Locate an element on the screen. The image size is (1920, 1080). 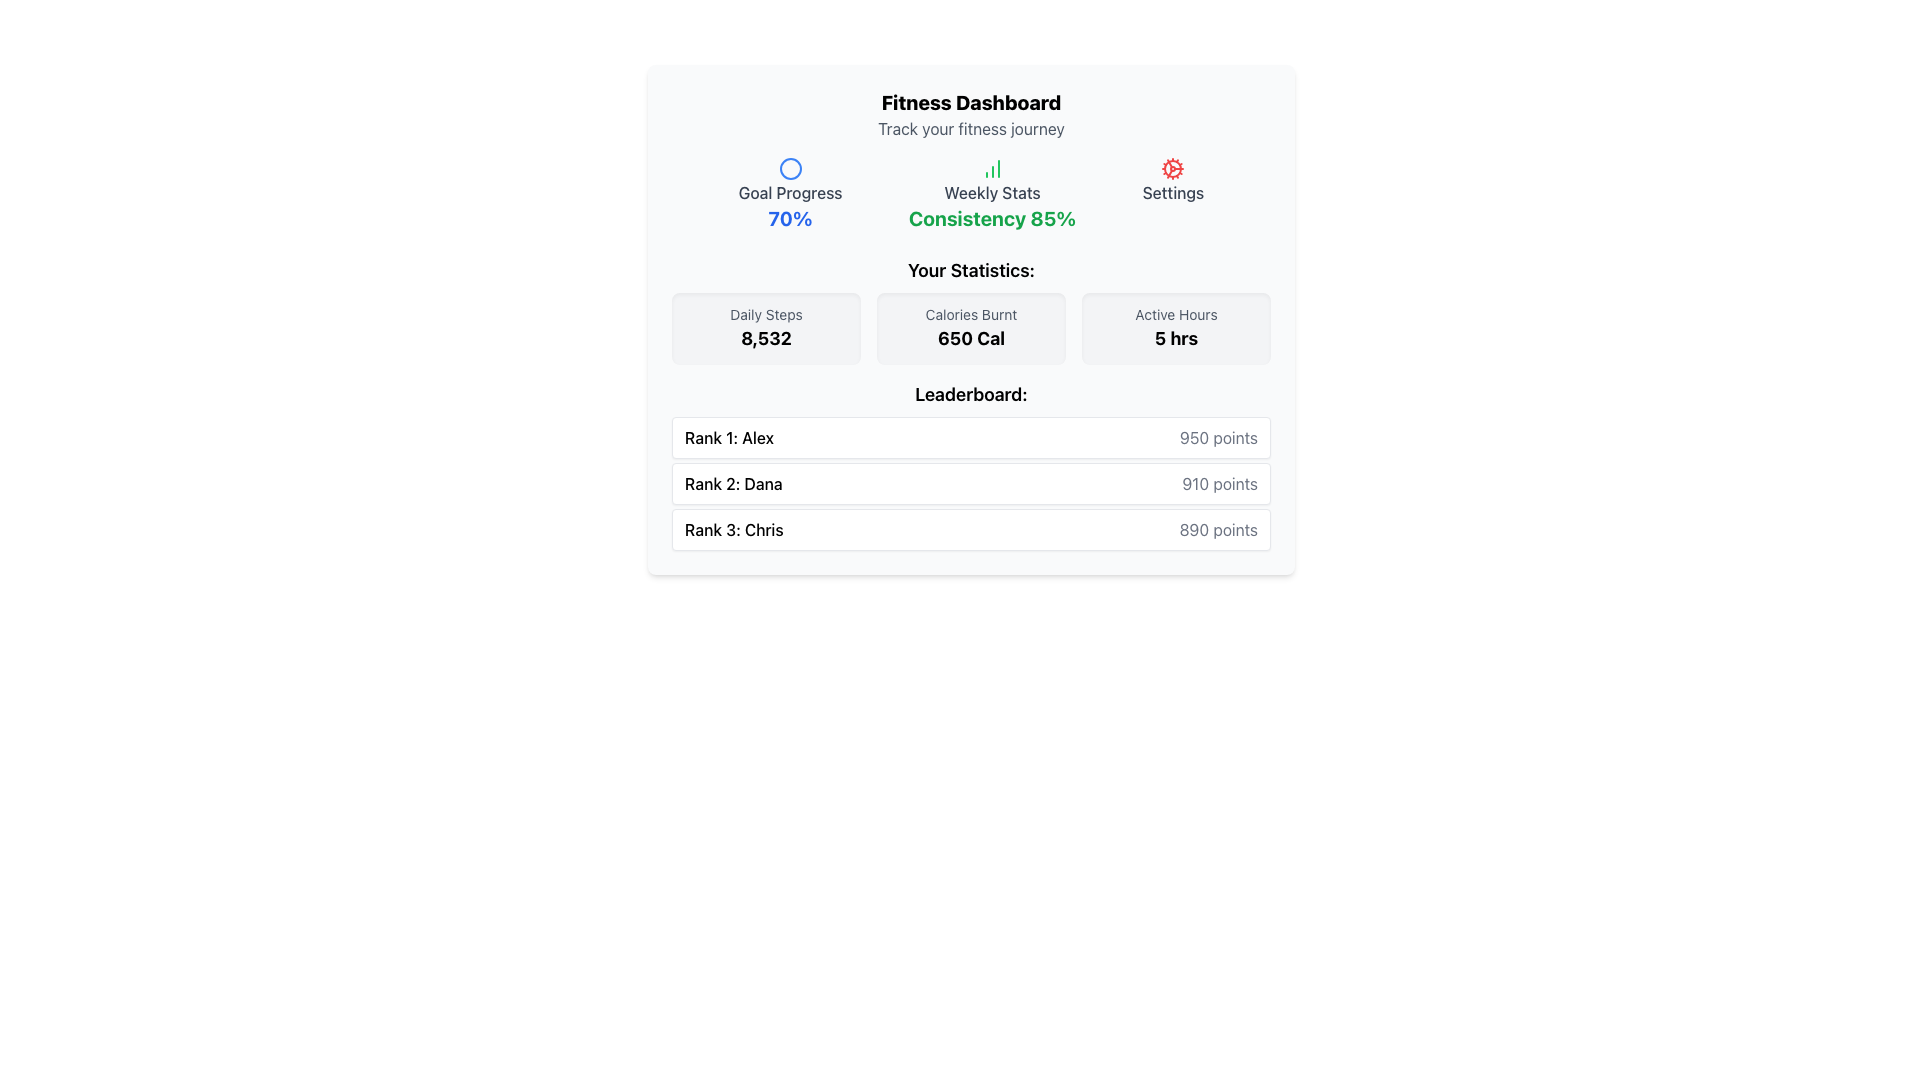
the Informational display card that contains a bar chart icon, the label 'Weekly Stats', and the text 'Consistency 85%' in green, positioned centrally between 'Goal Progress' and 'Settings' is located at coordinates (992, 195).